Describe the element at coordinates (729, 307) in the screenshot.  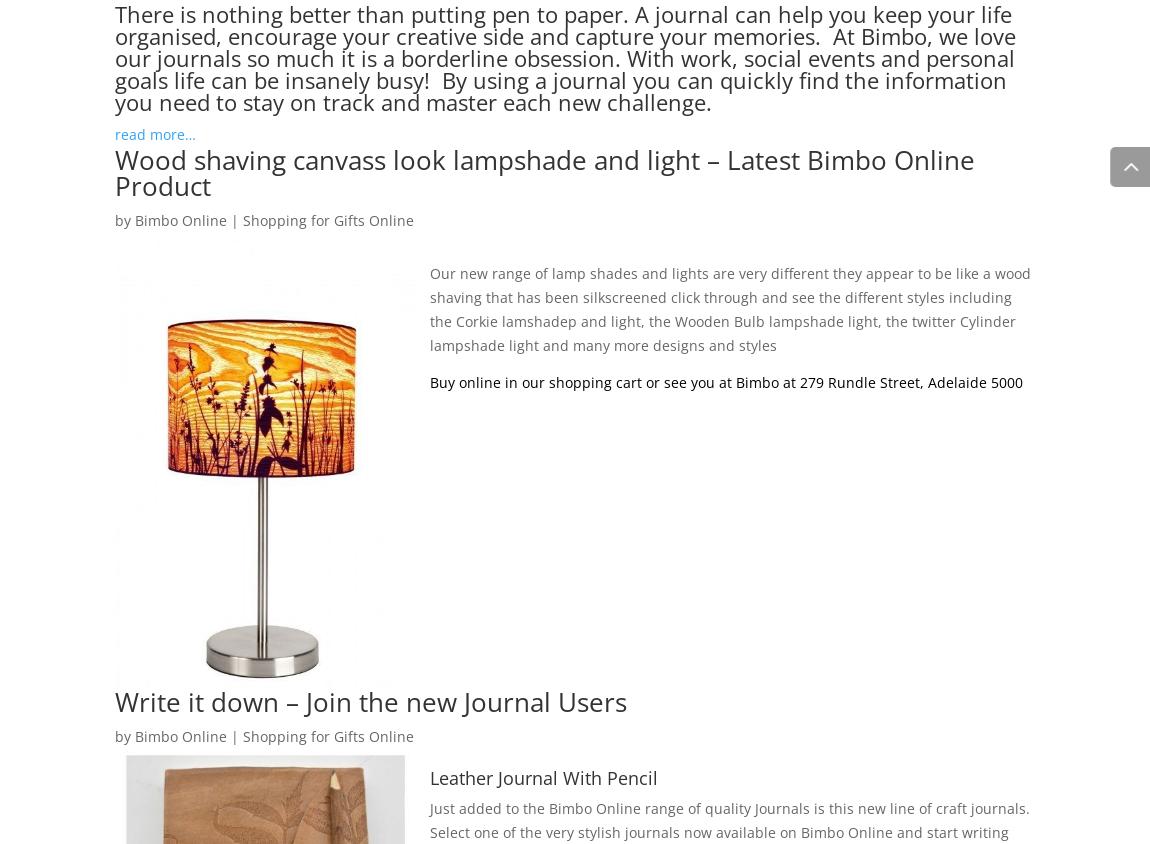
I see `'Our new range of lamp shades and lights are very different they appear to be like a wood shaving that has been silkscreened click through and see the different styles including the Corkie lamshadep and light, the Wooden Bulb lampshade light, the twitter Cylinder lampshade light and many more designs and styles'` at that location.